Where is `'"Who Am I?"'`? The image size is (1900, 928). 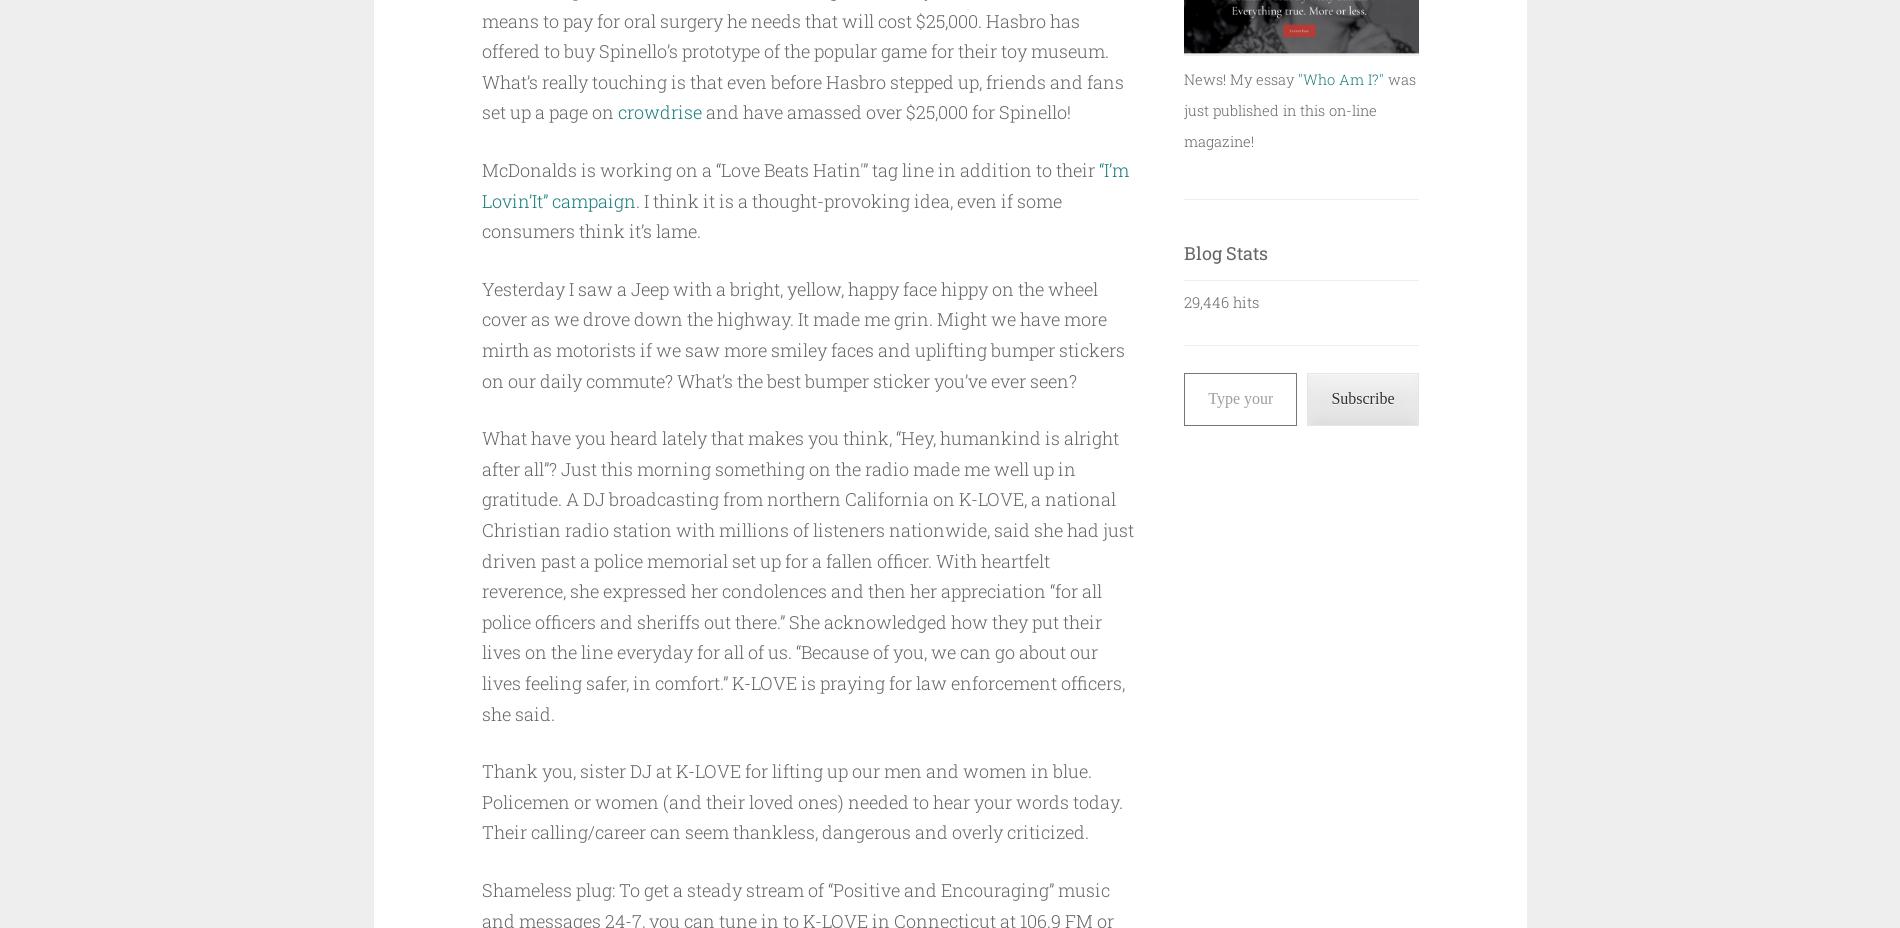 '"Who Am I?"' is located at coordinates (1297, 77).